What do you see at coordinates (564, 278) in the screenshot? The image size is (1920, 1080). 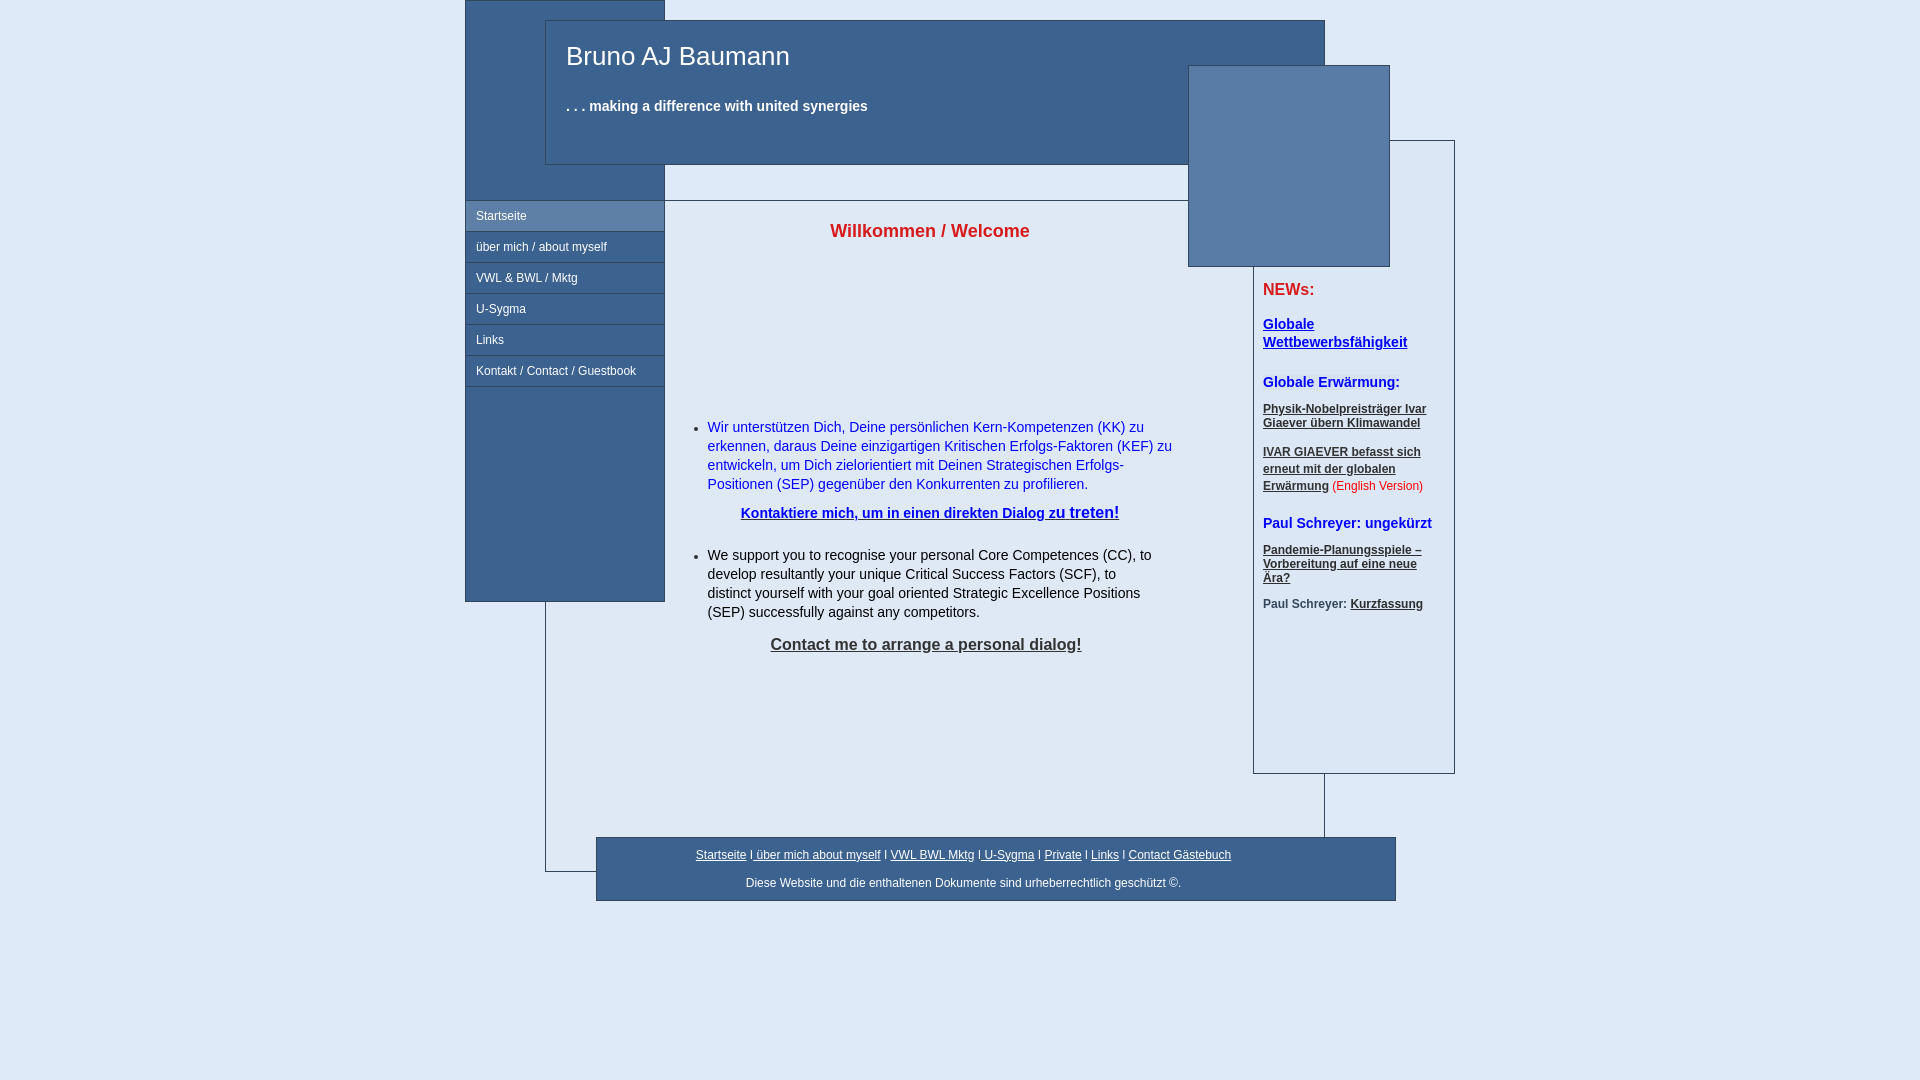 I see `'VWL & BWL / Mktg'` at bounding box center [564, 278].